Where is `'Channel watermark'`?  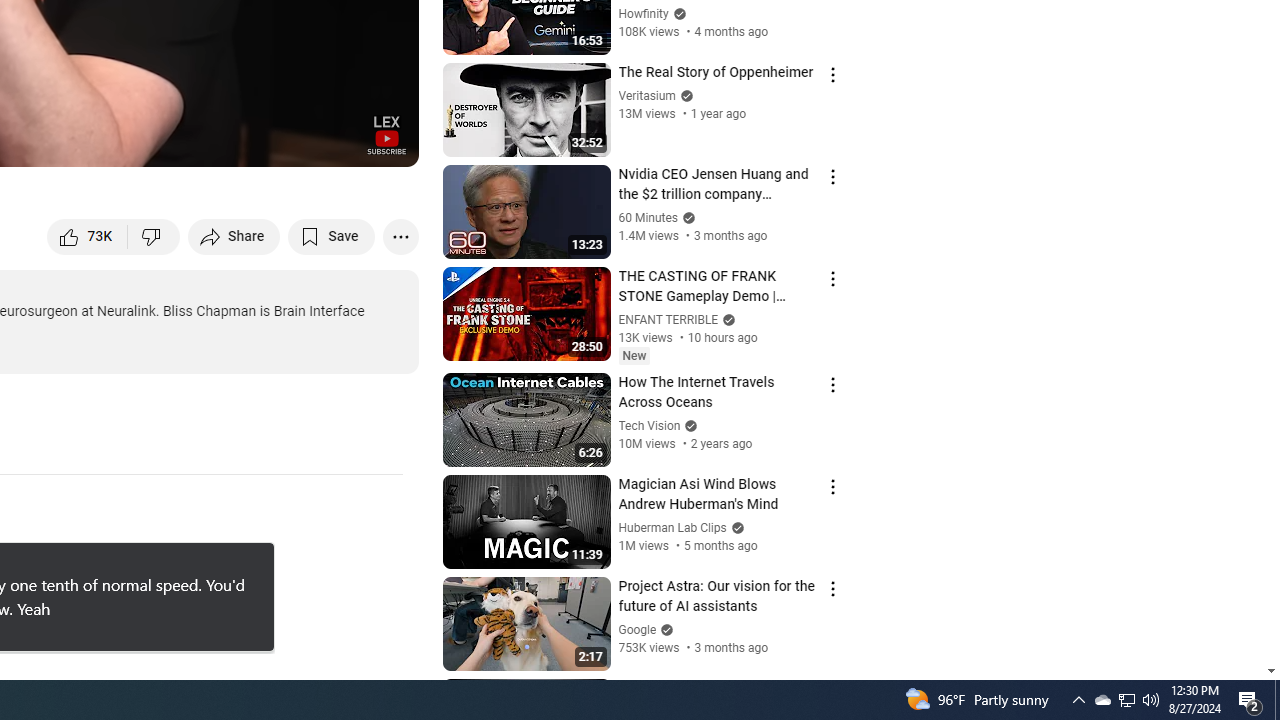
'Channel watermark' is located at coordinates (386, 135).